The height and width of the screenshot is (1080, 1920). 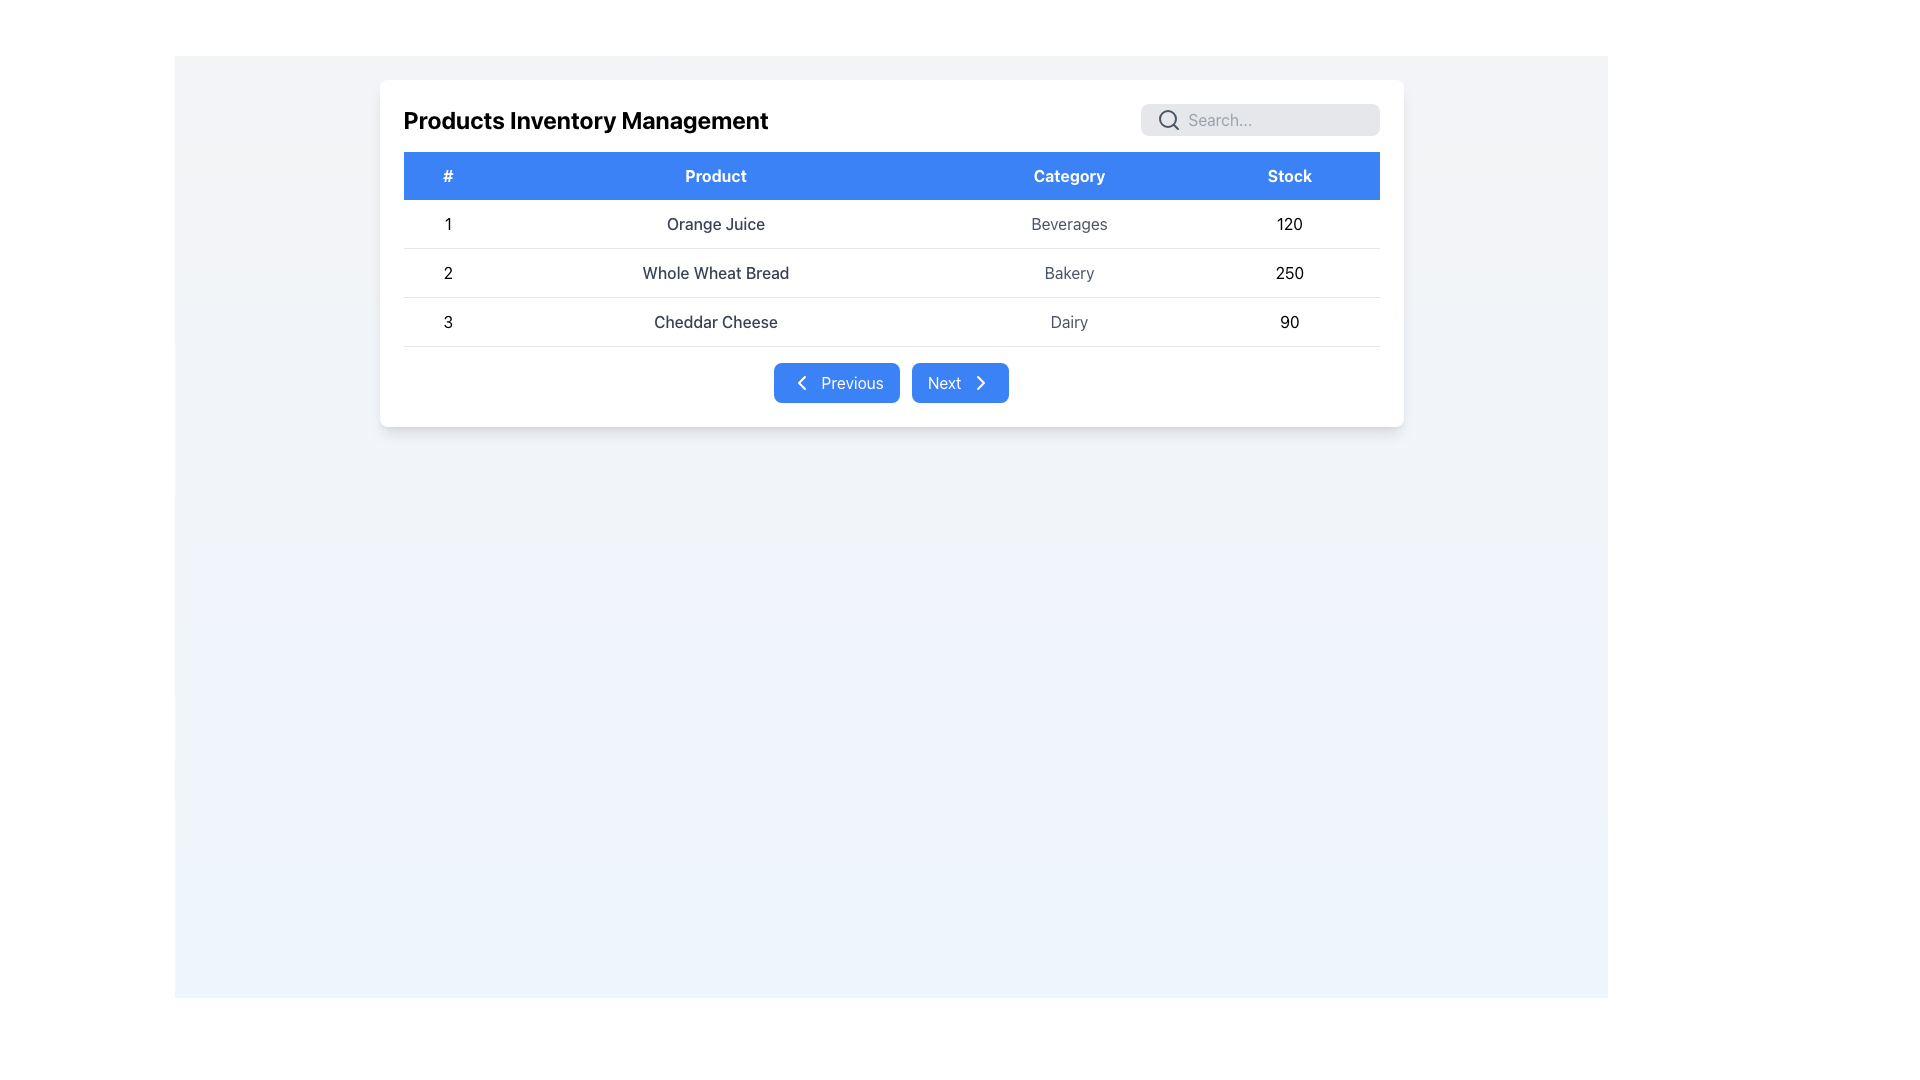 I want to click on the static text label displaying the category information 'Bakery' for the product 'Whole Wheat Bread', which is centrally positioned in the 'Category' column of the second row of the data table, so click(x=1068, y=273).